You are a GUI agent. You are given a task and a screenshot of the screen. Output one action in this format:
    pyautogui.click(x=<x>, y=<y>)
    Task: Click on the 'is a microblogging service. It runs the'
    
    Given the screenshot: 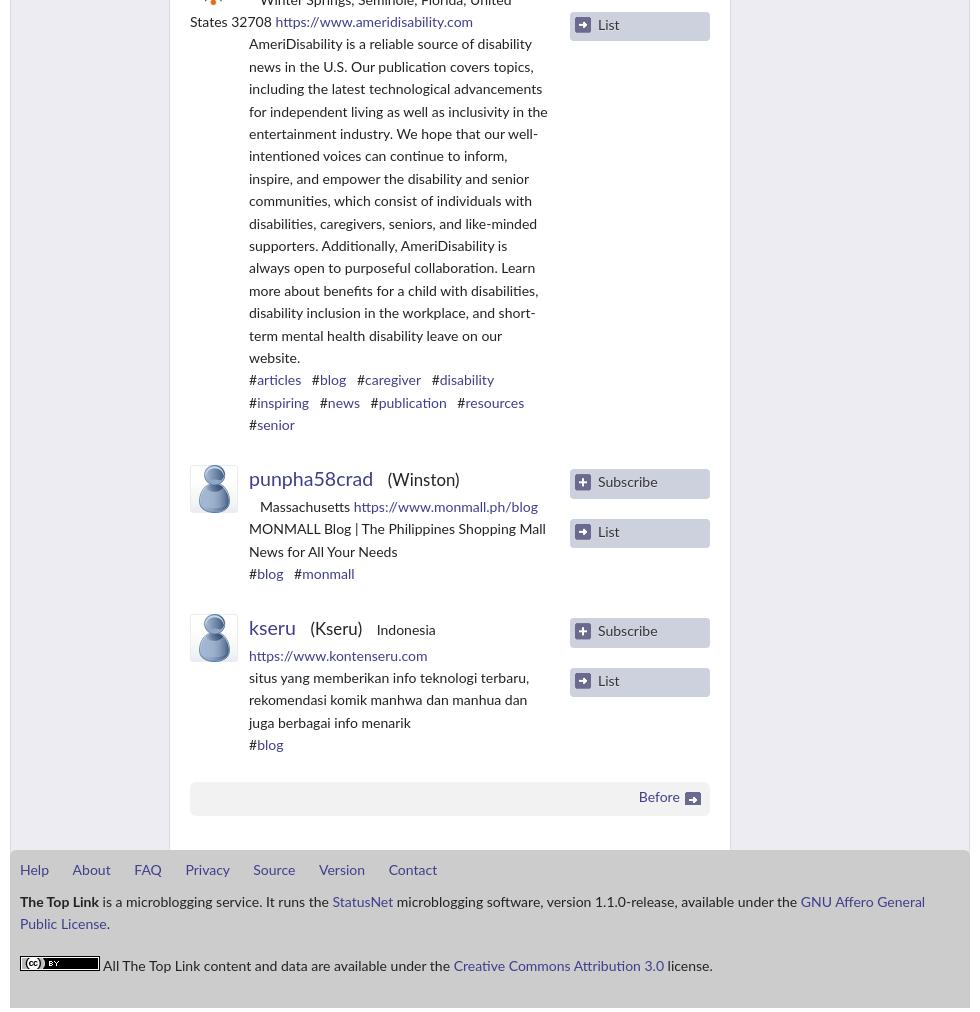 What is the action you would take?
    pyautogui.click(x=215, y=903)
    